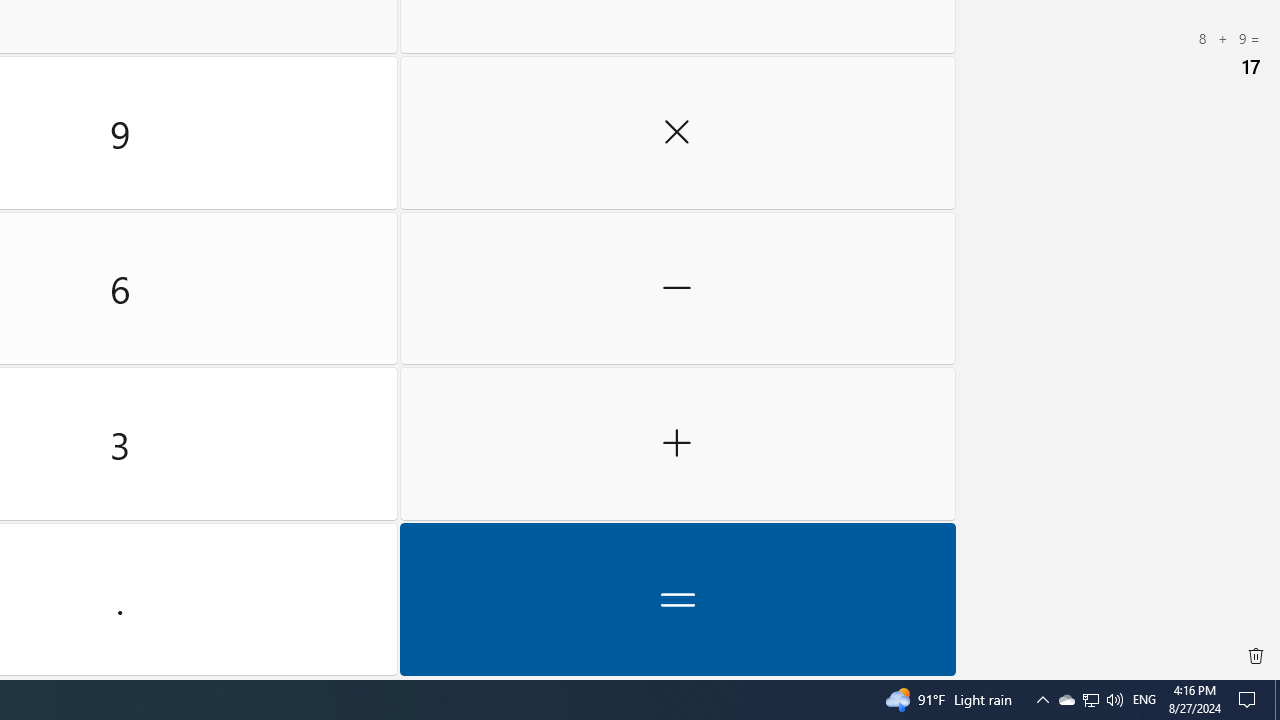 This screenshot has height=720, width=1280. What do you see at coordinates (677, 133) in the screenshot?
I see `'Multiply by'` at bounding box center [677, 133].